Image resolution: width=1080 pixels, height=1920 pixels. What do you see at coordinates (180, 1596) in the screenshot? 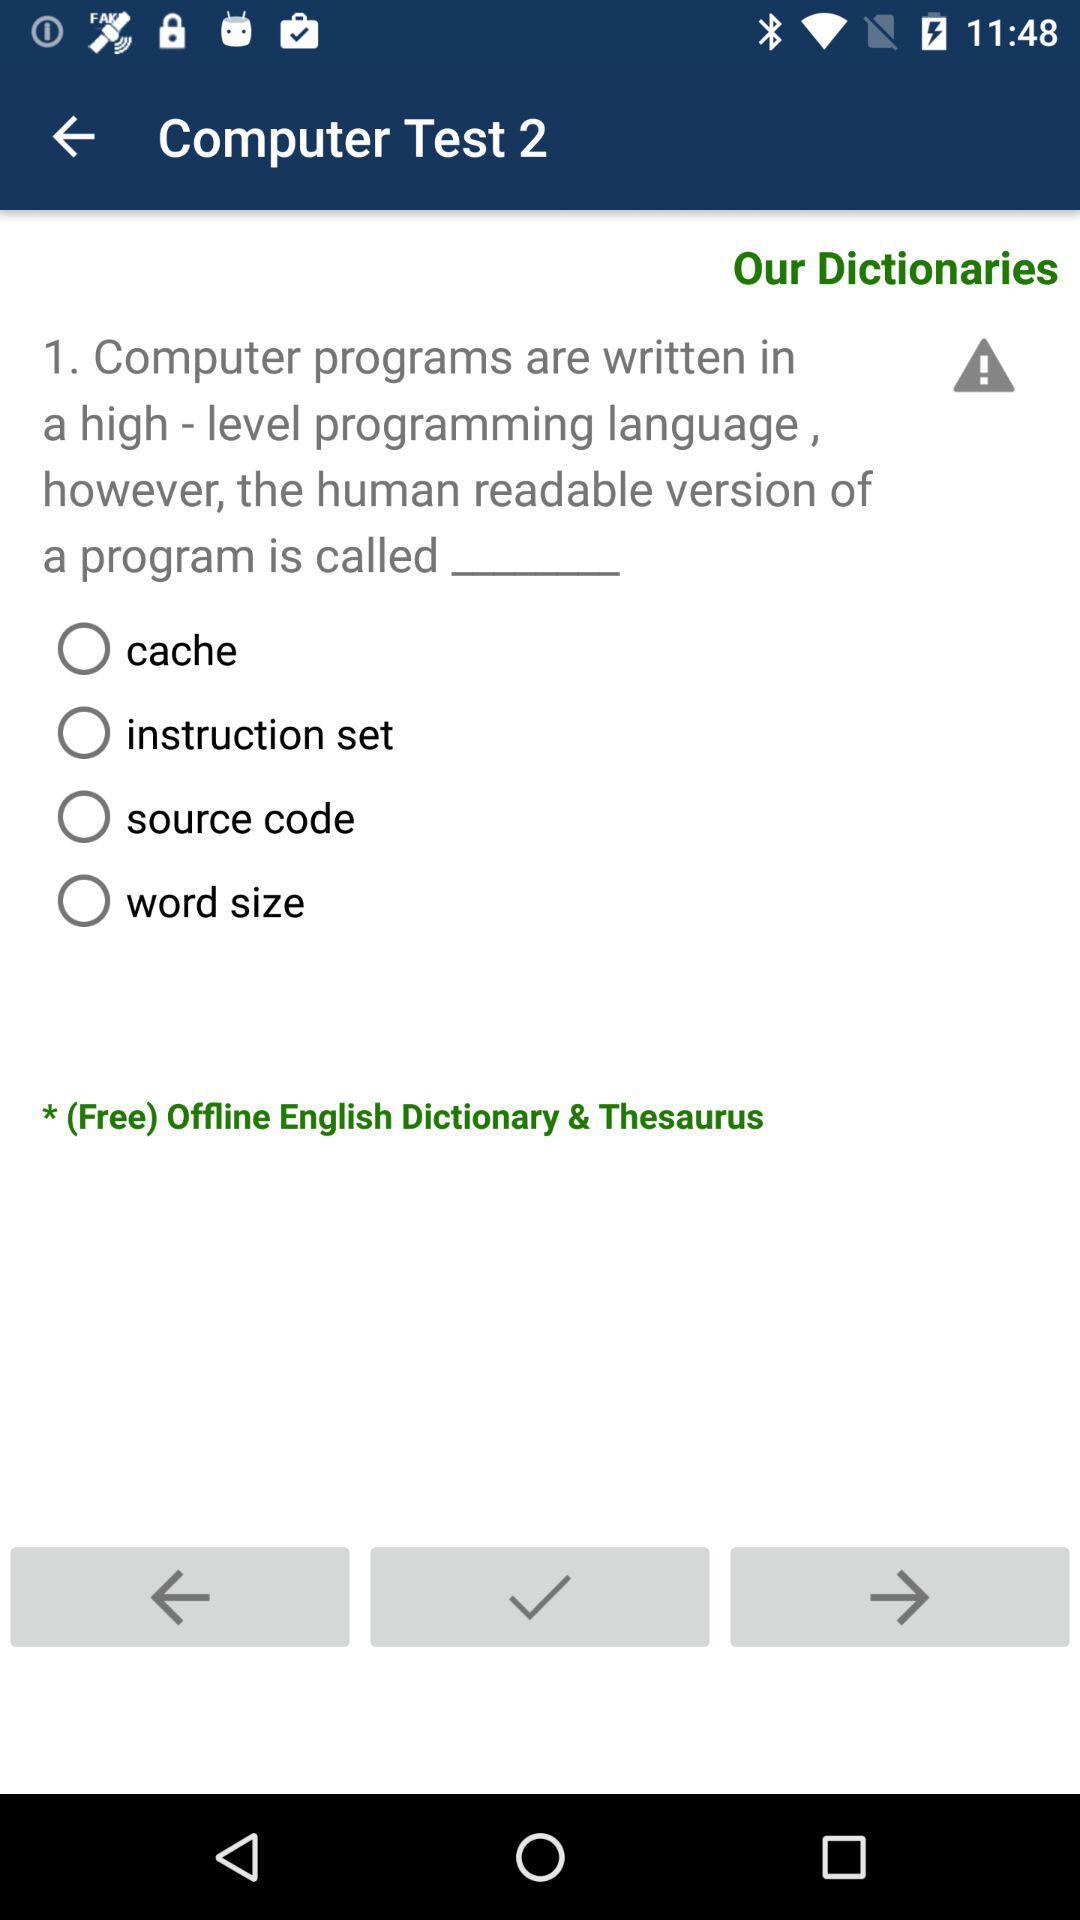
I see `go back` at bounding box center [180, 1596].